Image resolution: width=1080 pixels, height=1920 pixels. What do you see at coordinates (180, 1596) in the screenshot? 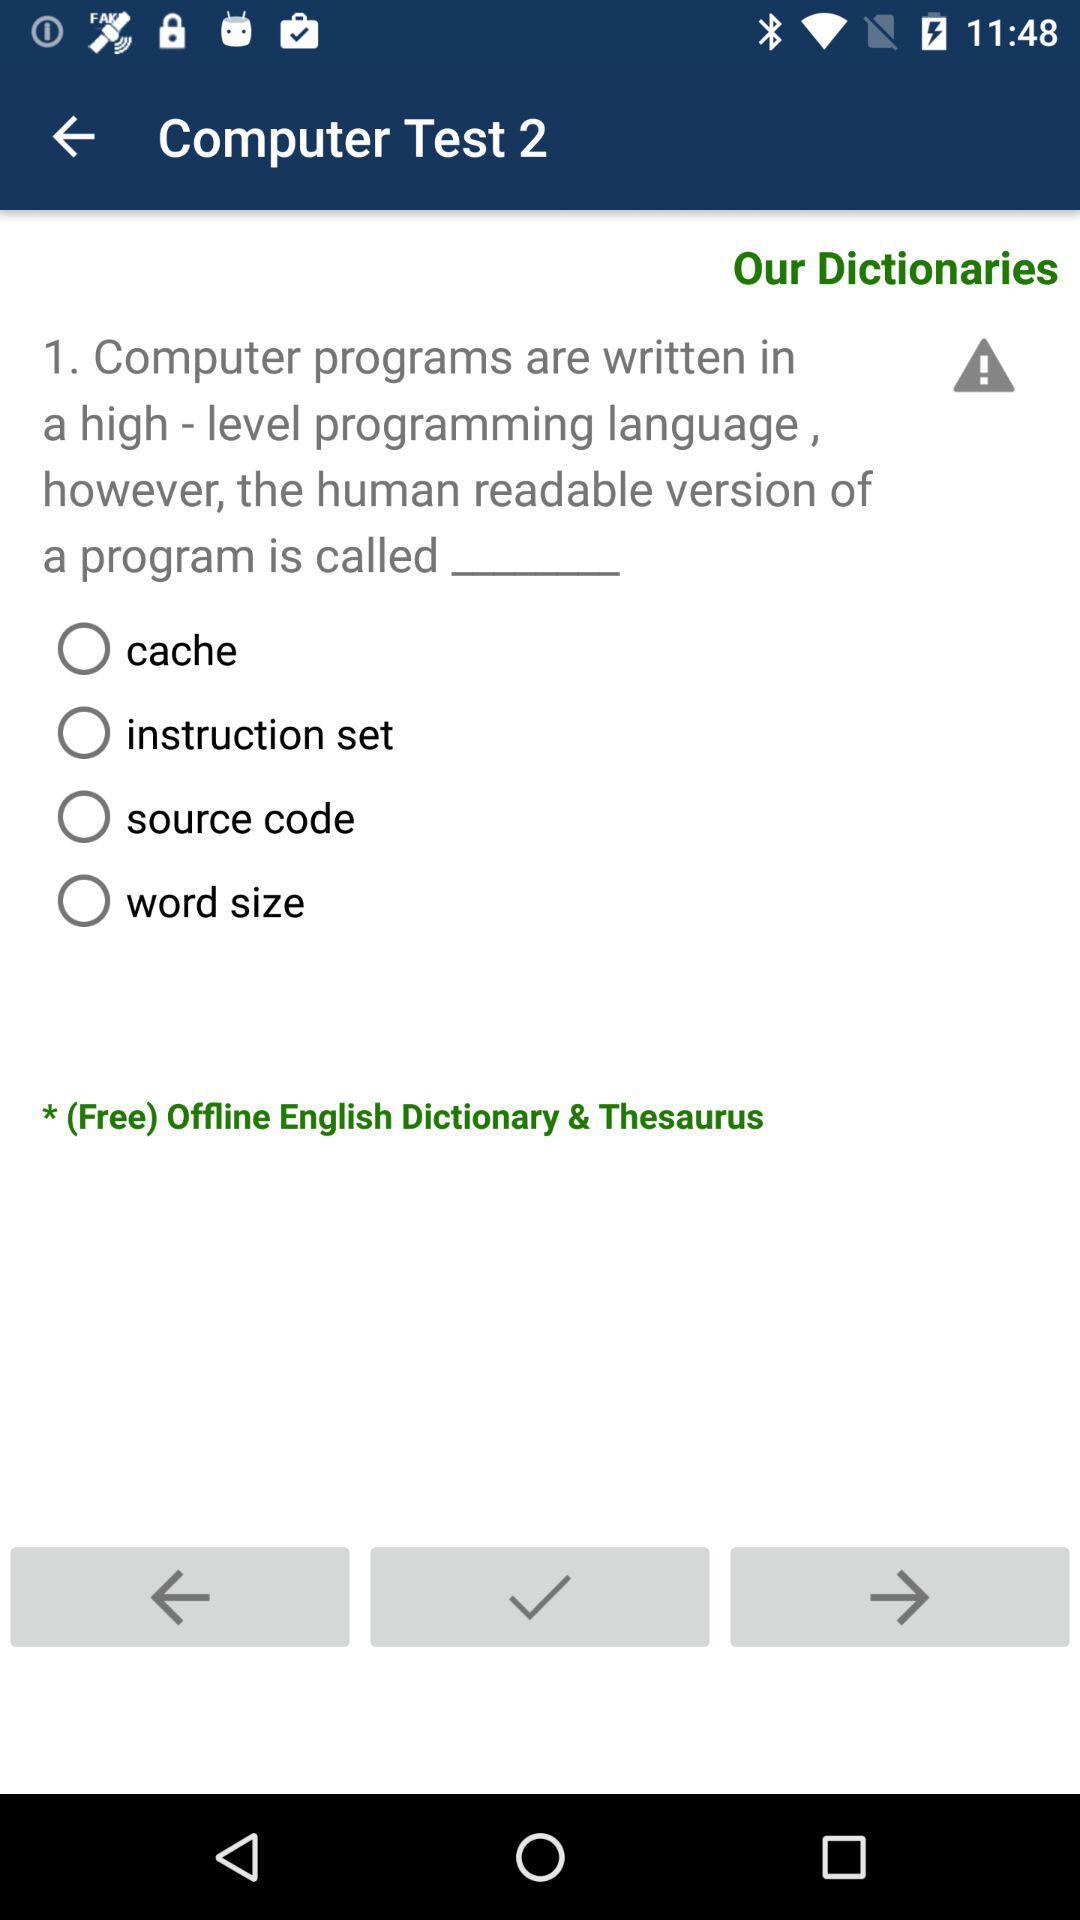
I see `go back` at bounding box center [180, 1596].